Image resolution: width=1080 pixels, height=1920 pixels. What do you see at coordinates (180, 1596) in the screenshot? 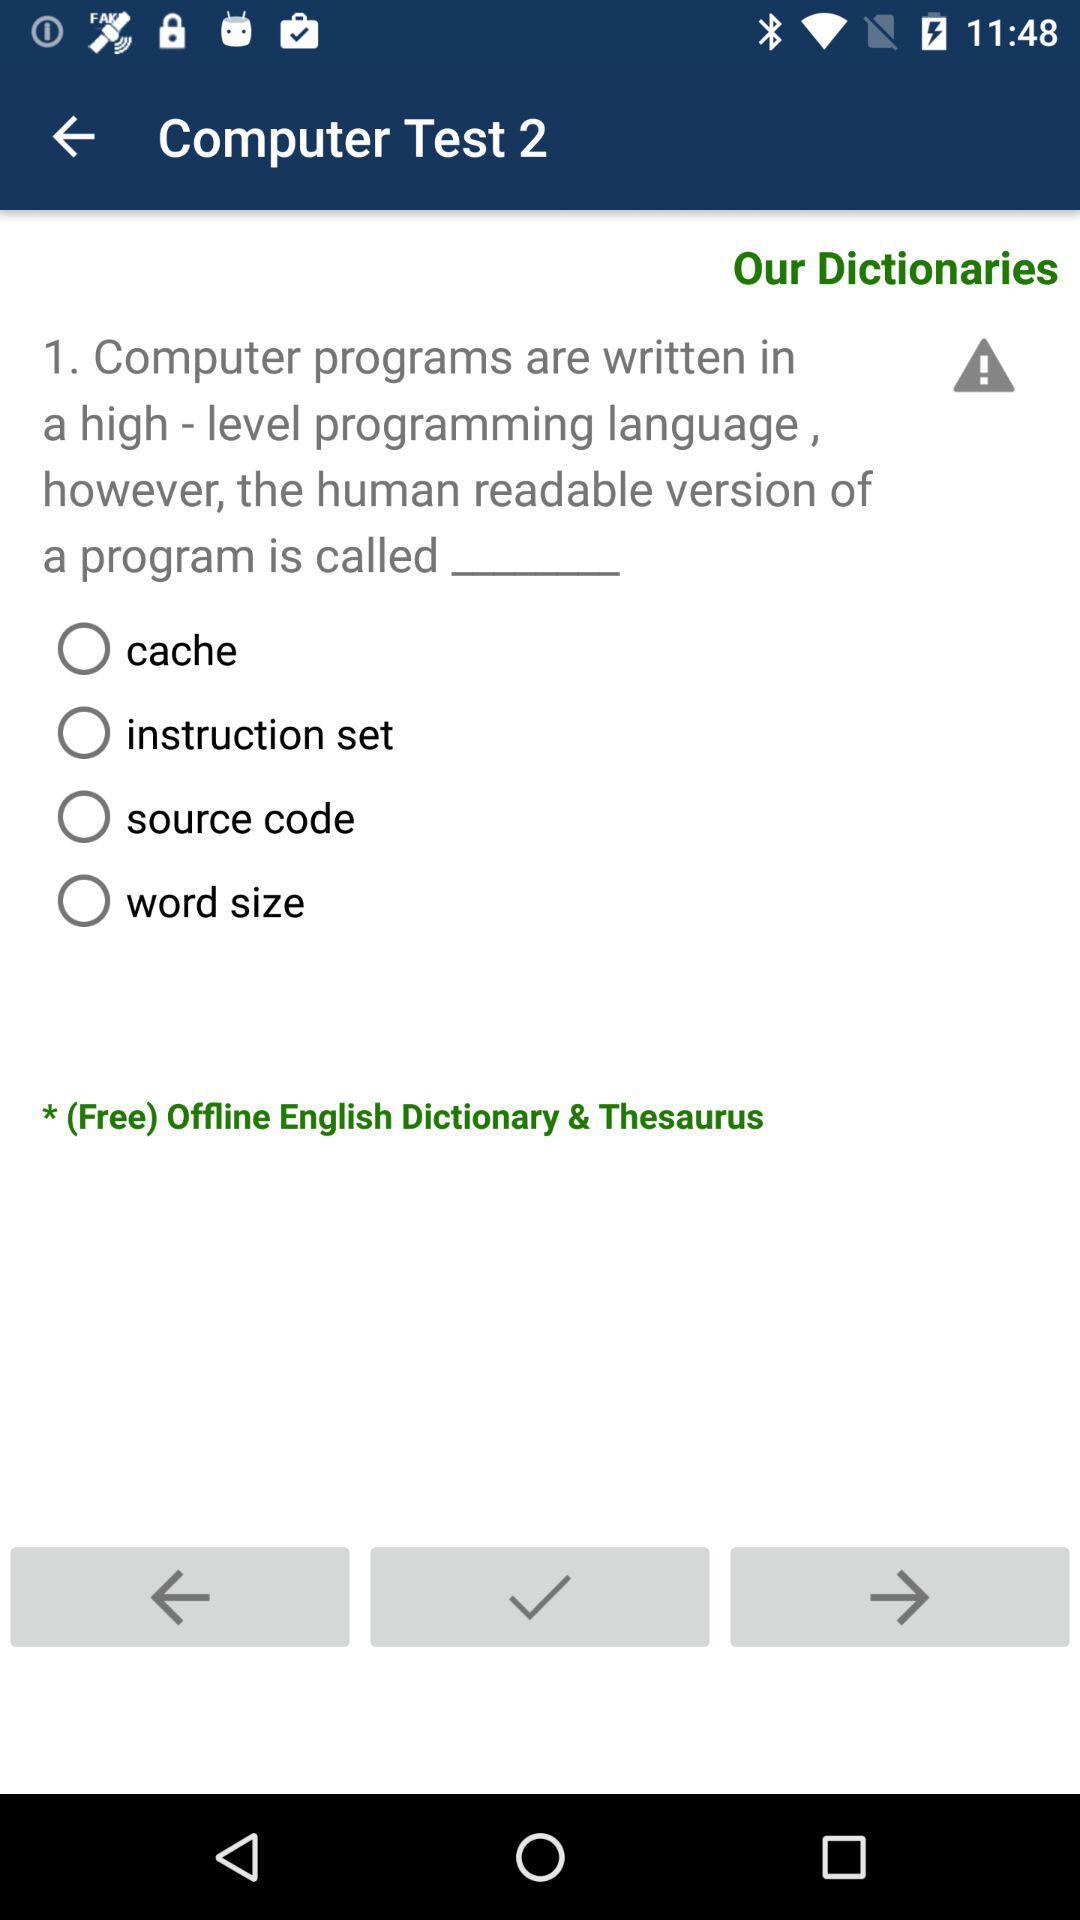
I see `go back` at bounding box center [180, 1596].